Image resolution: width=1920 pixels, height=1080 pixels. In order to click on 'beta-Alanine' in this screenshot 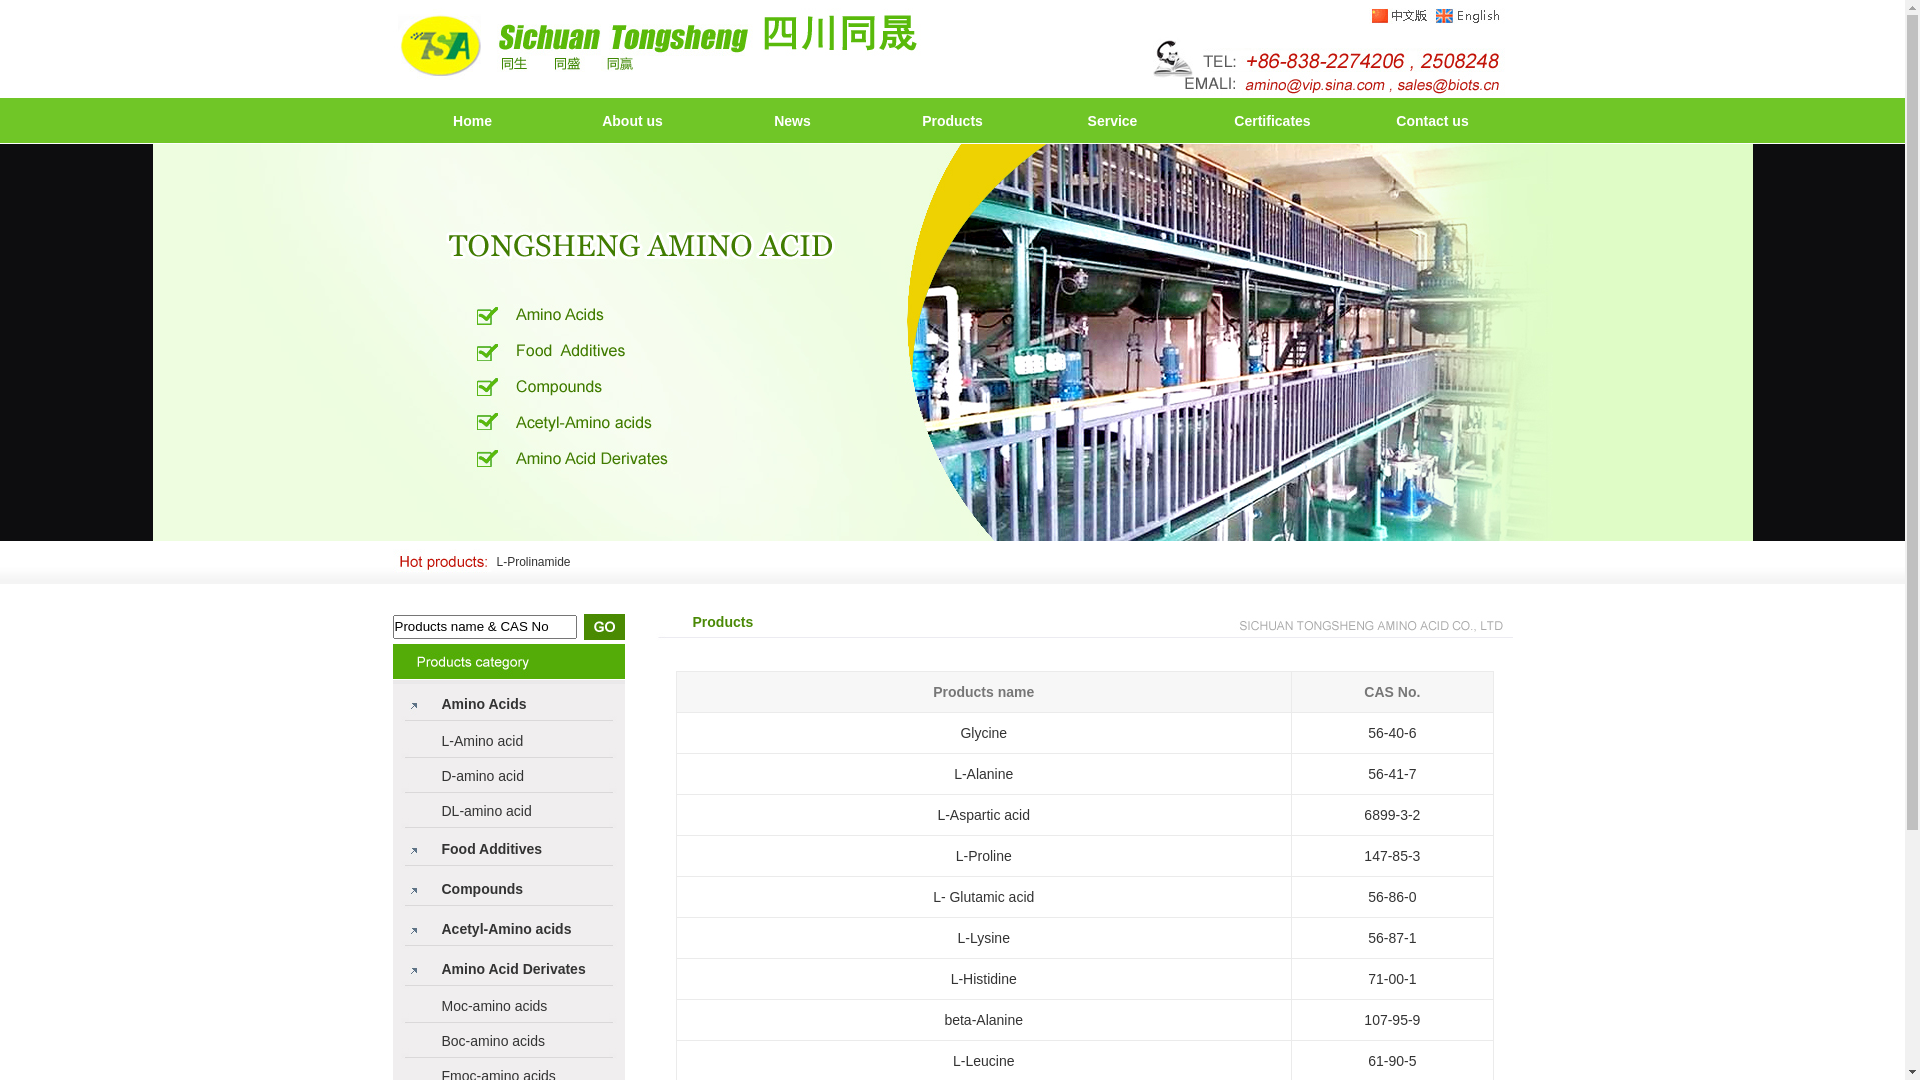, I will do `click(983, 1019)`.